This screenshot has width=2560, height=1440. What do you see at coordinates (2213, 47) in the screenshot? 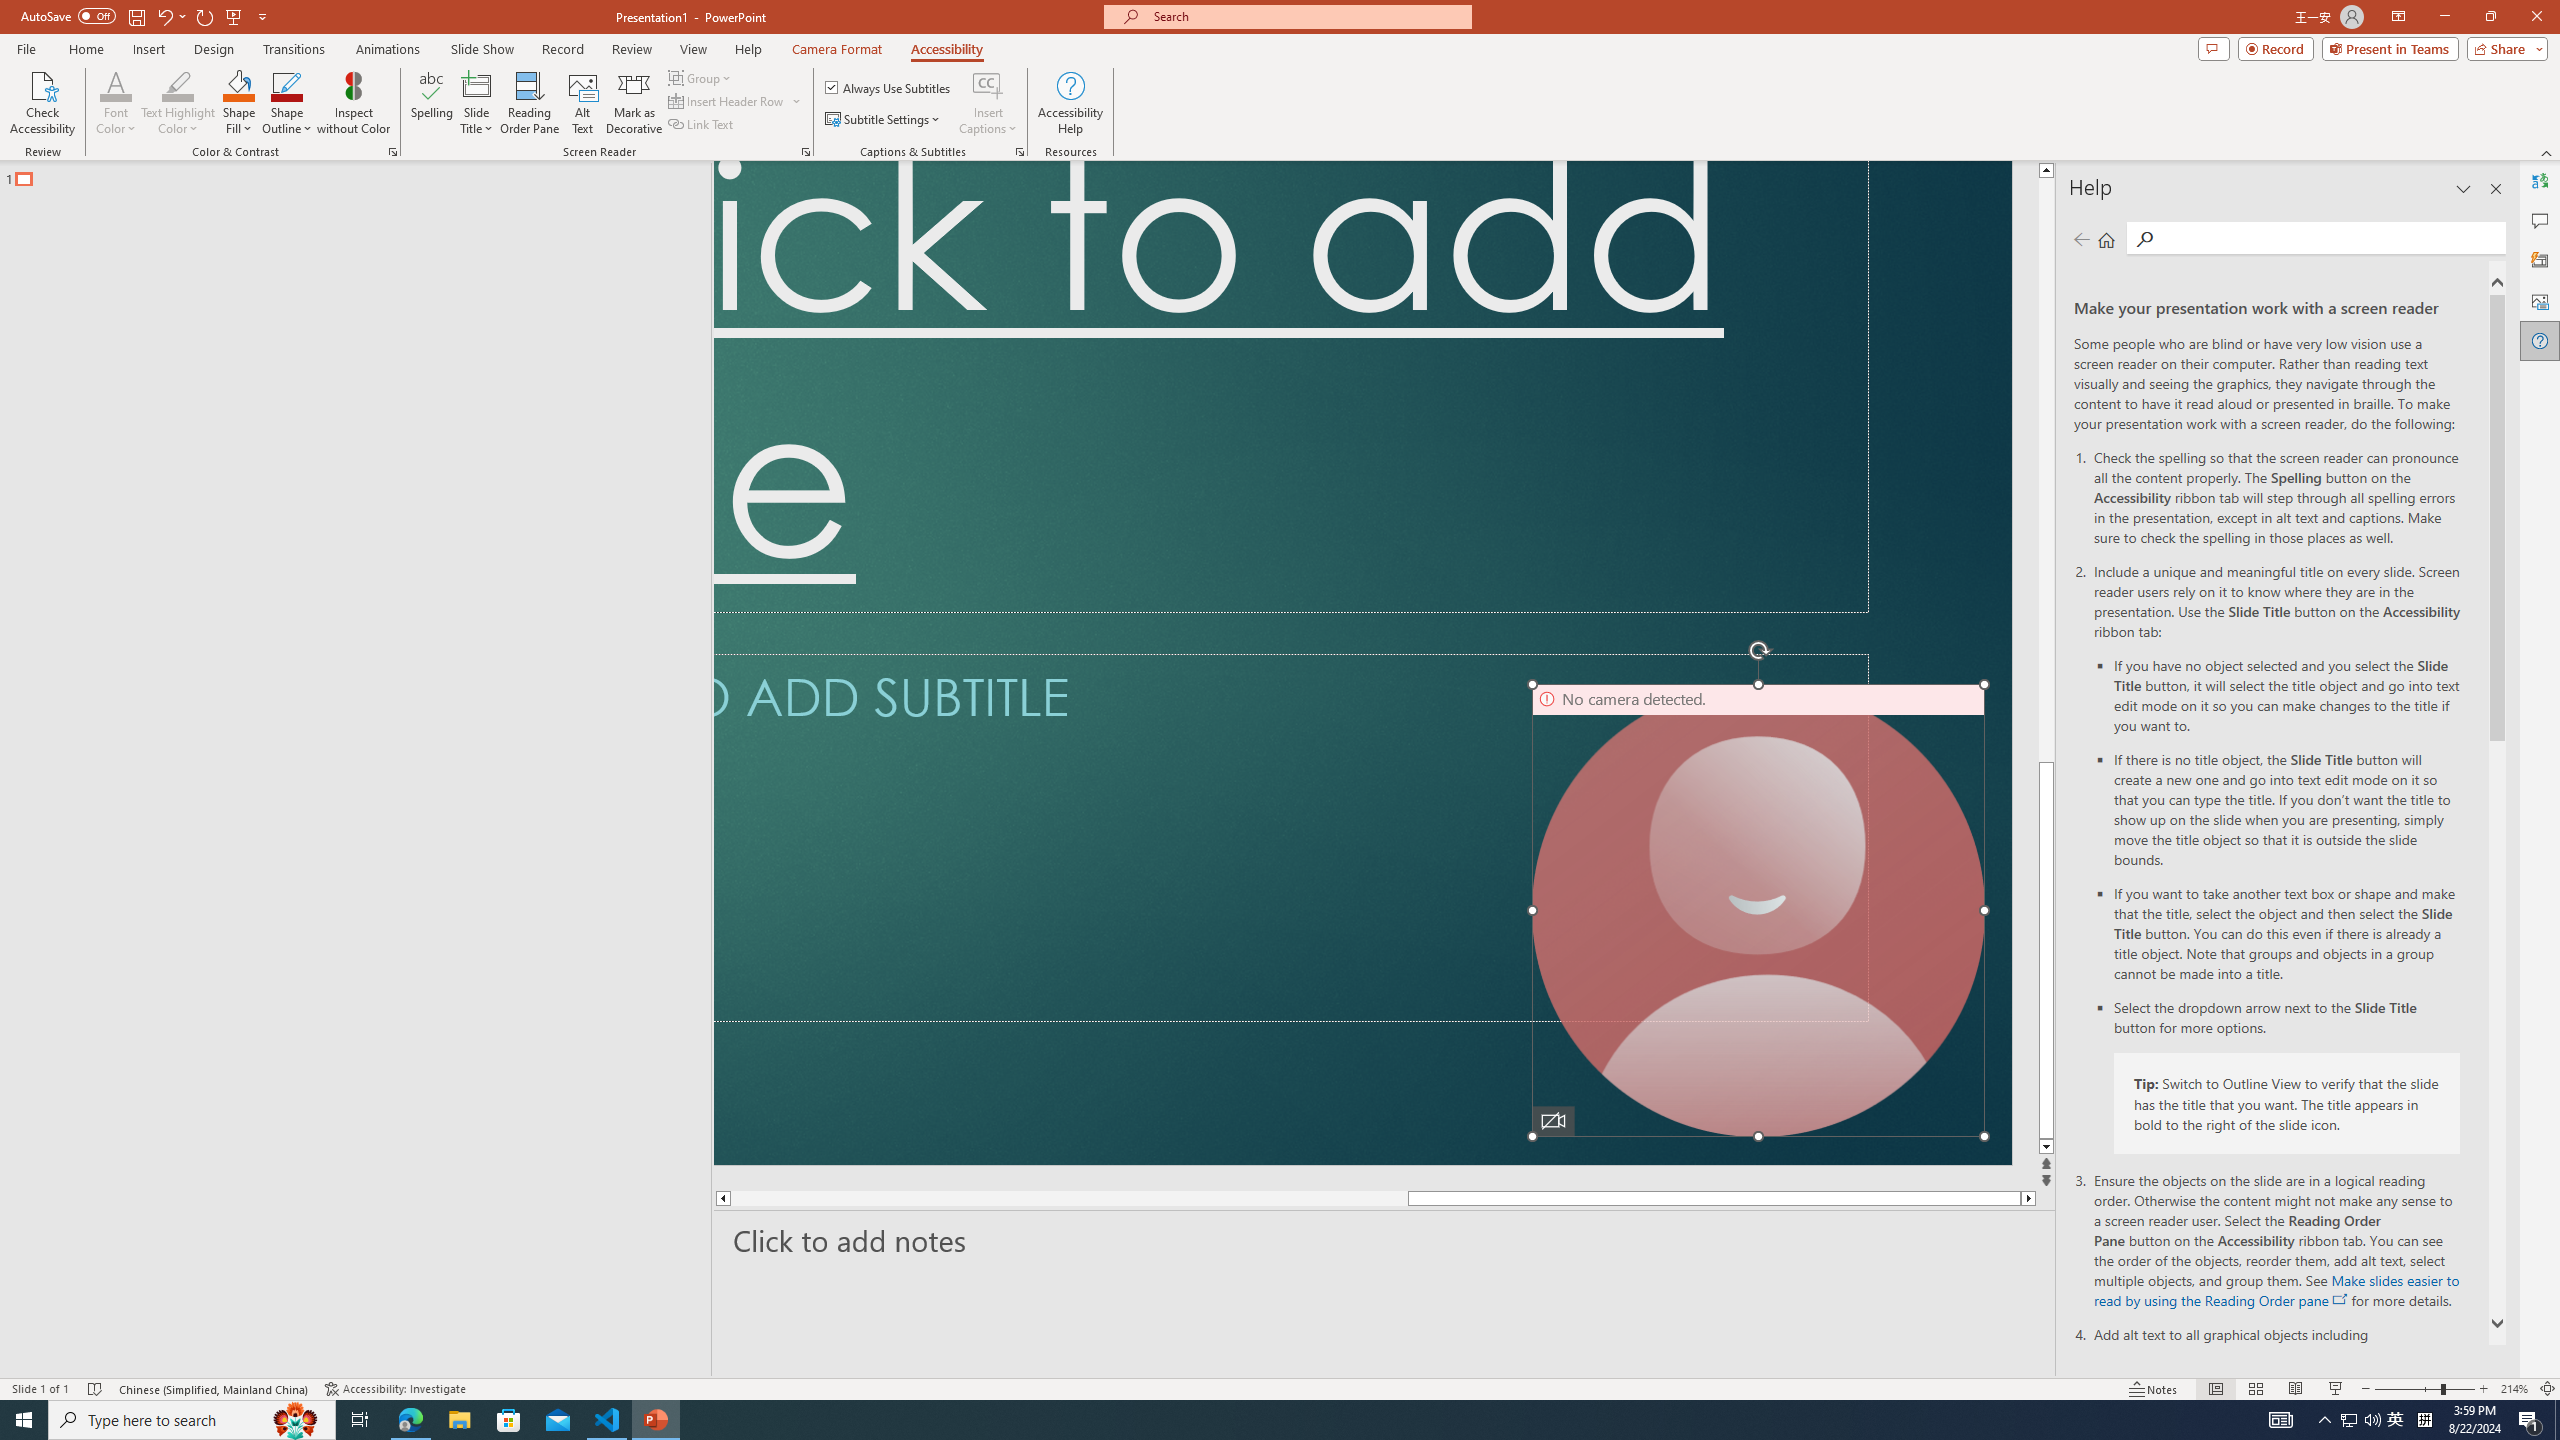
I see `'Comments'` at bounding box center [2213, 47].